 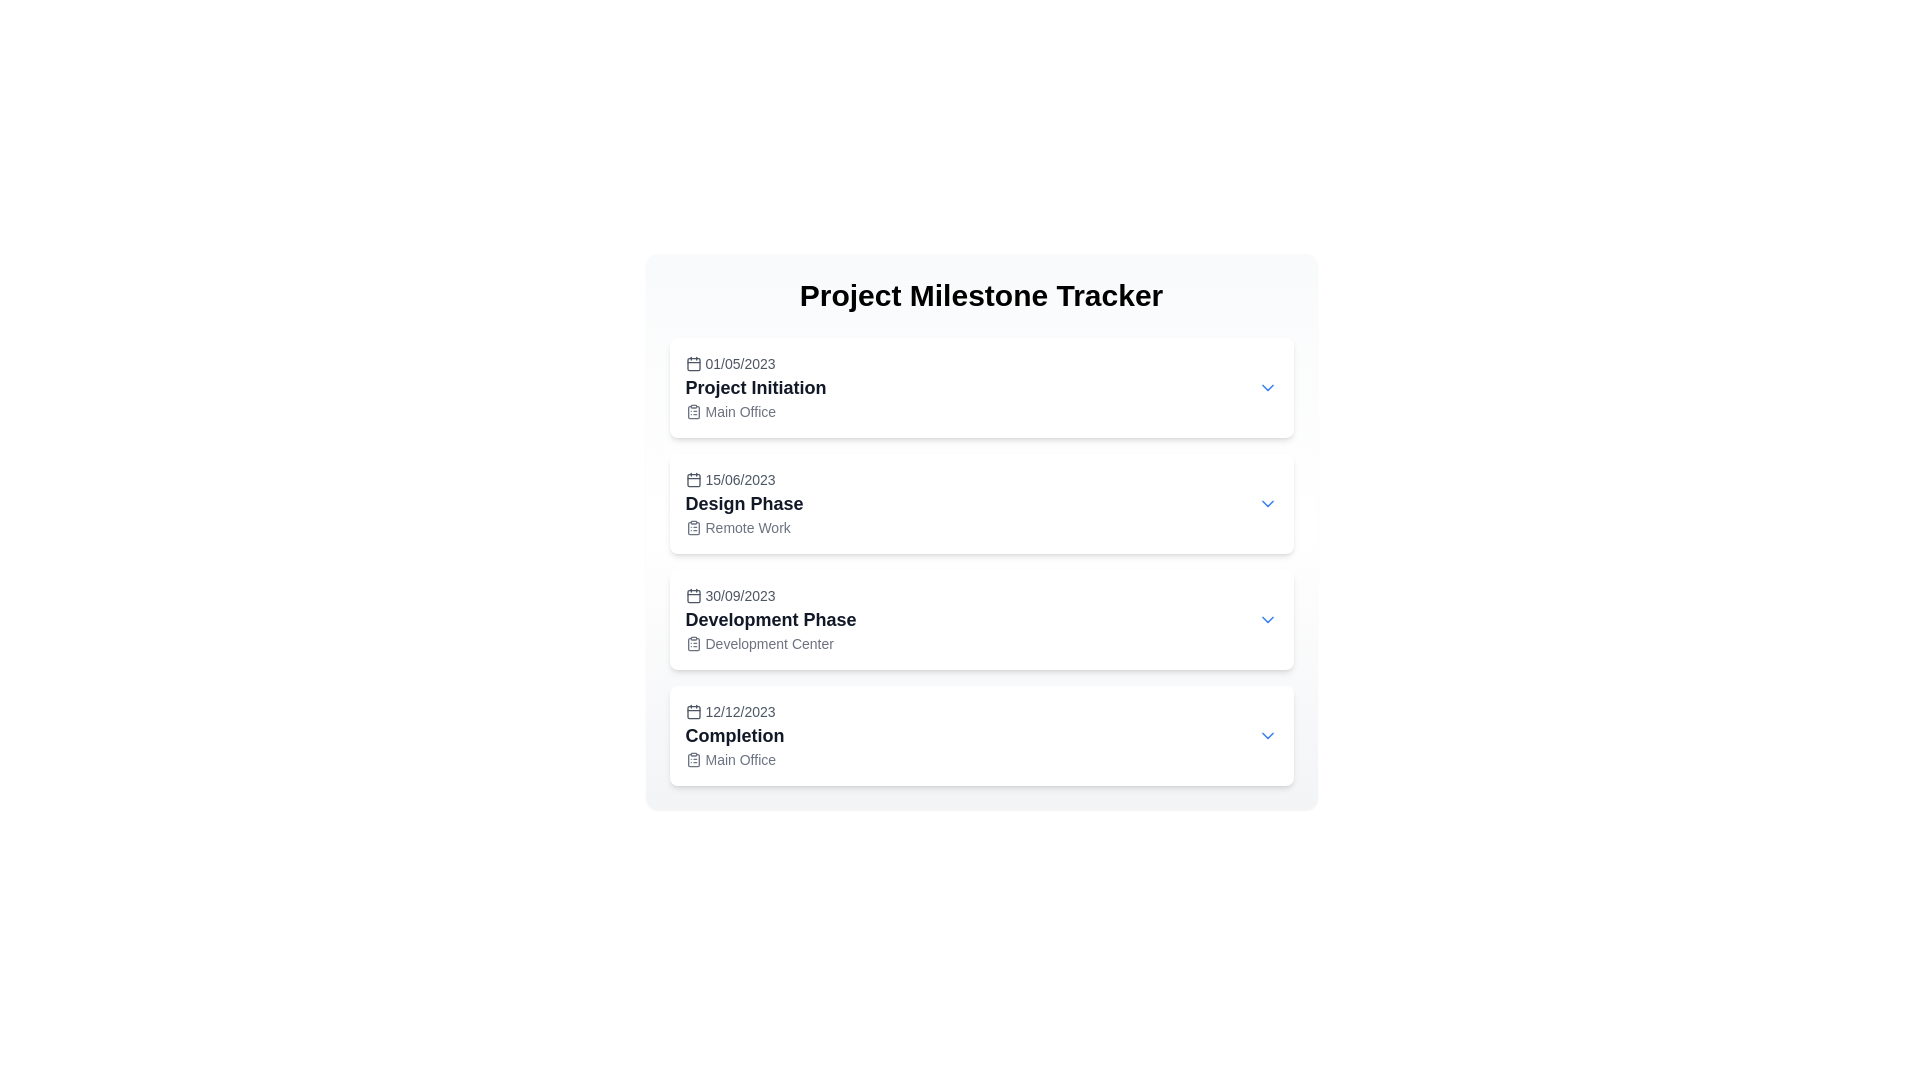 I want to click on the Dropdown indicator at the far-right end of the 'Development Phase' card, so click(x=1266, y=619).